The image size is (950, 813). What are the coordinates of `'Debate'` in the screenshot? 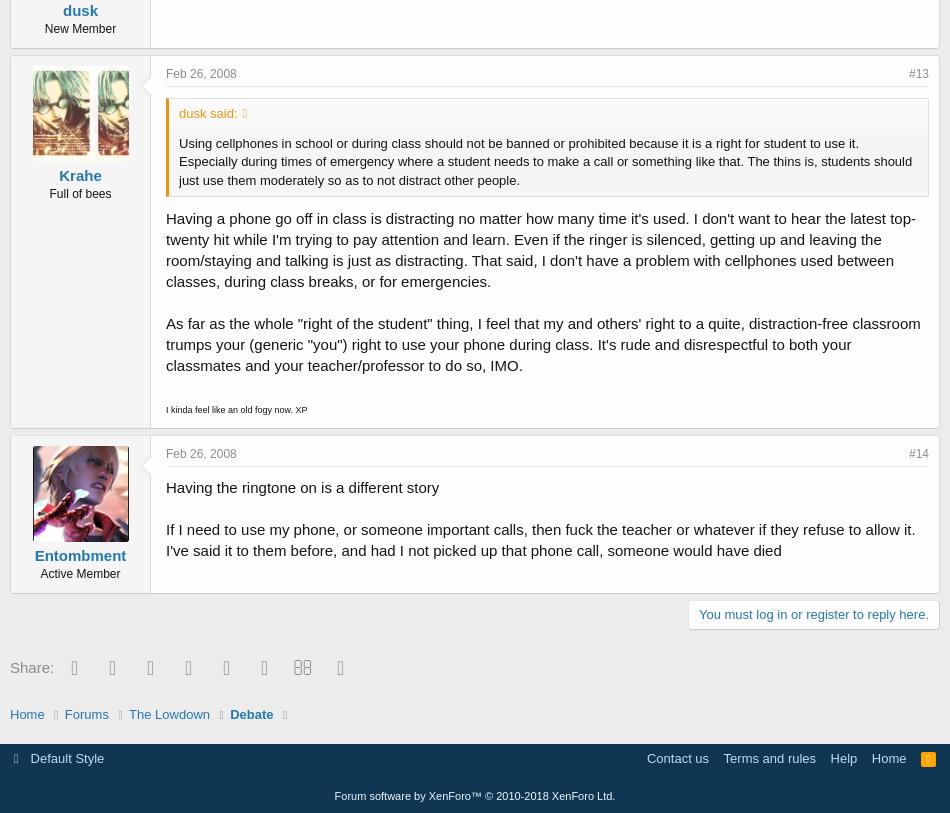 It's located at (250, 713).